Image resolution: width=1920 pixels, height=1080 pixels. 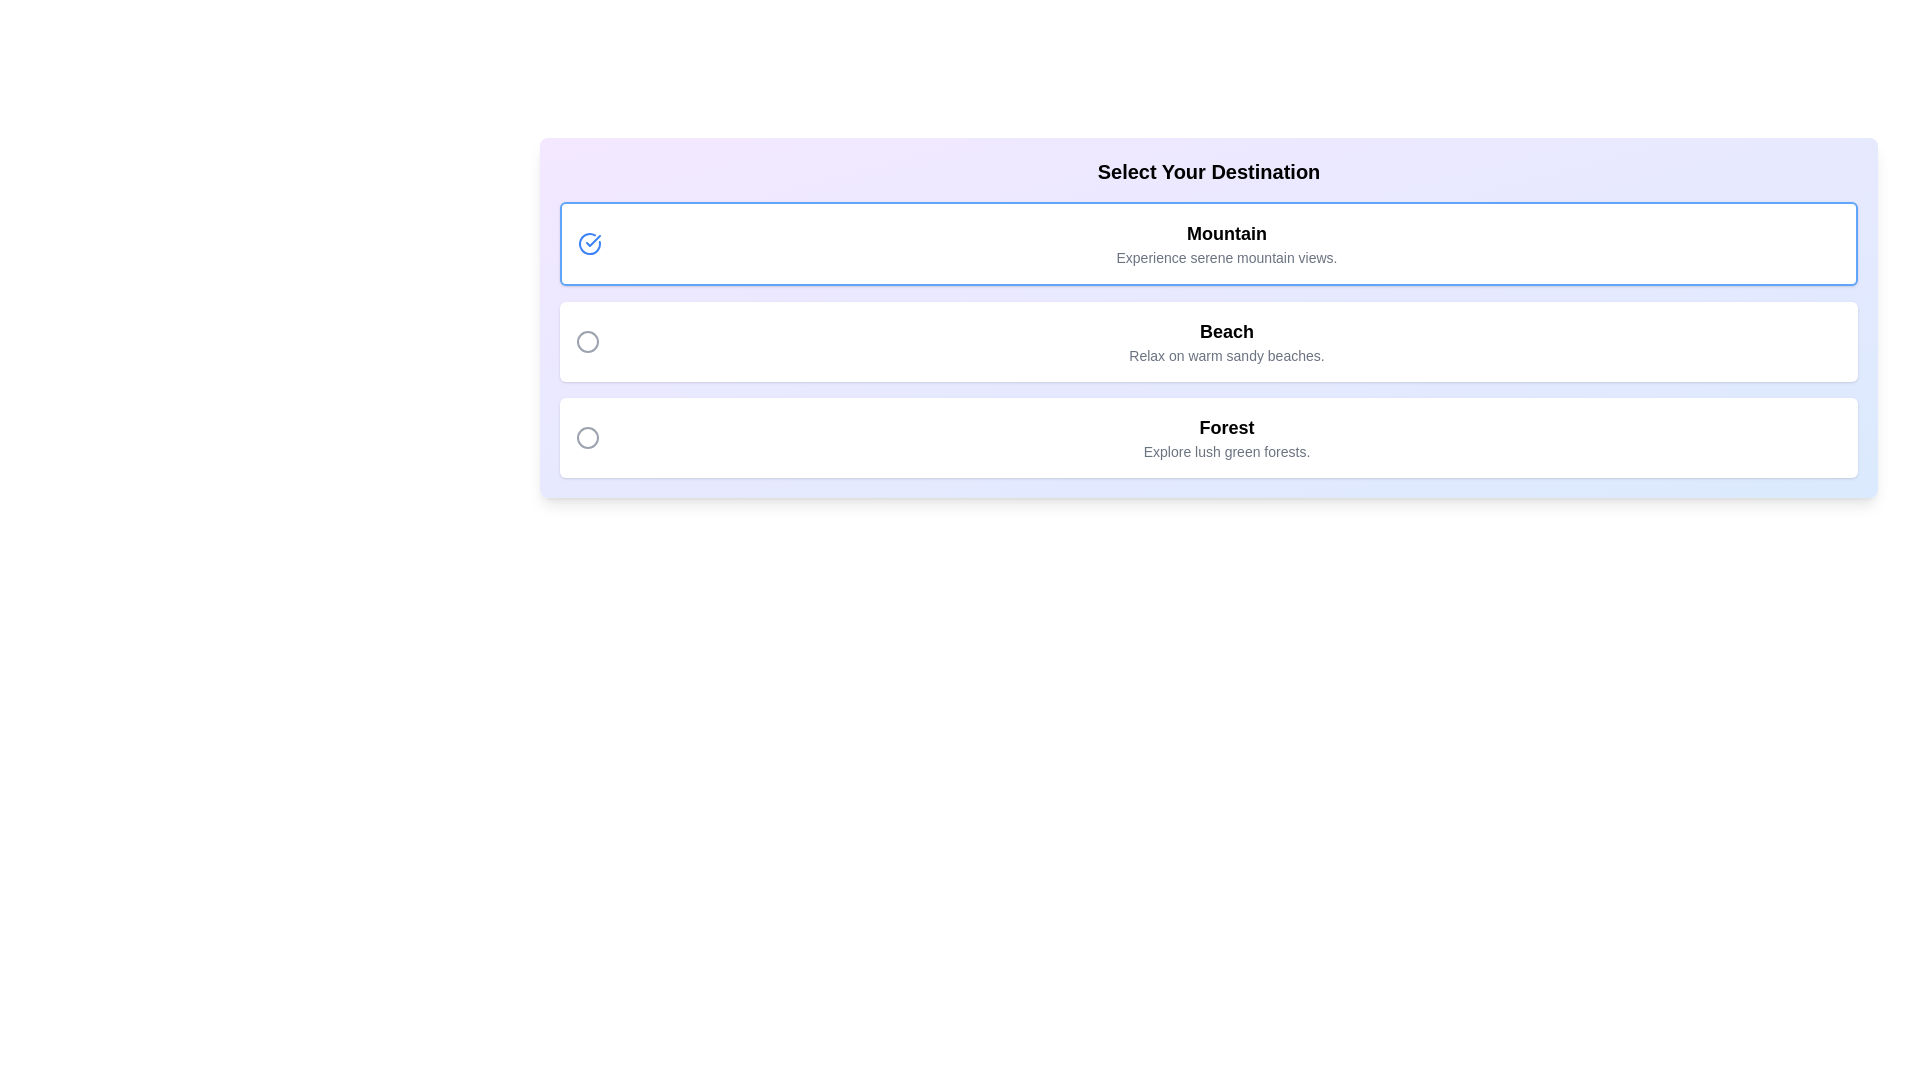 What do you see at coordinates (587, 437) in the screenshot?
I see `the Radio button indicator (circle outline) representing the unselected state for the 'Forest' option group` at bounding box center [587, 437].